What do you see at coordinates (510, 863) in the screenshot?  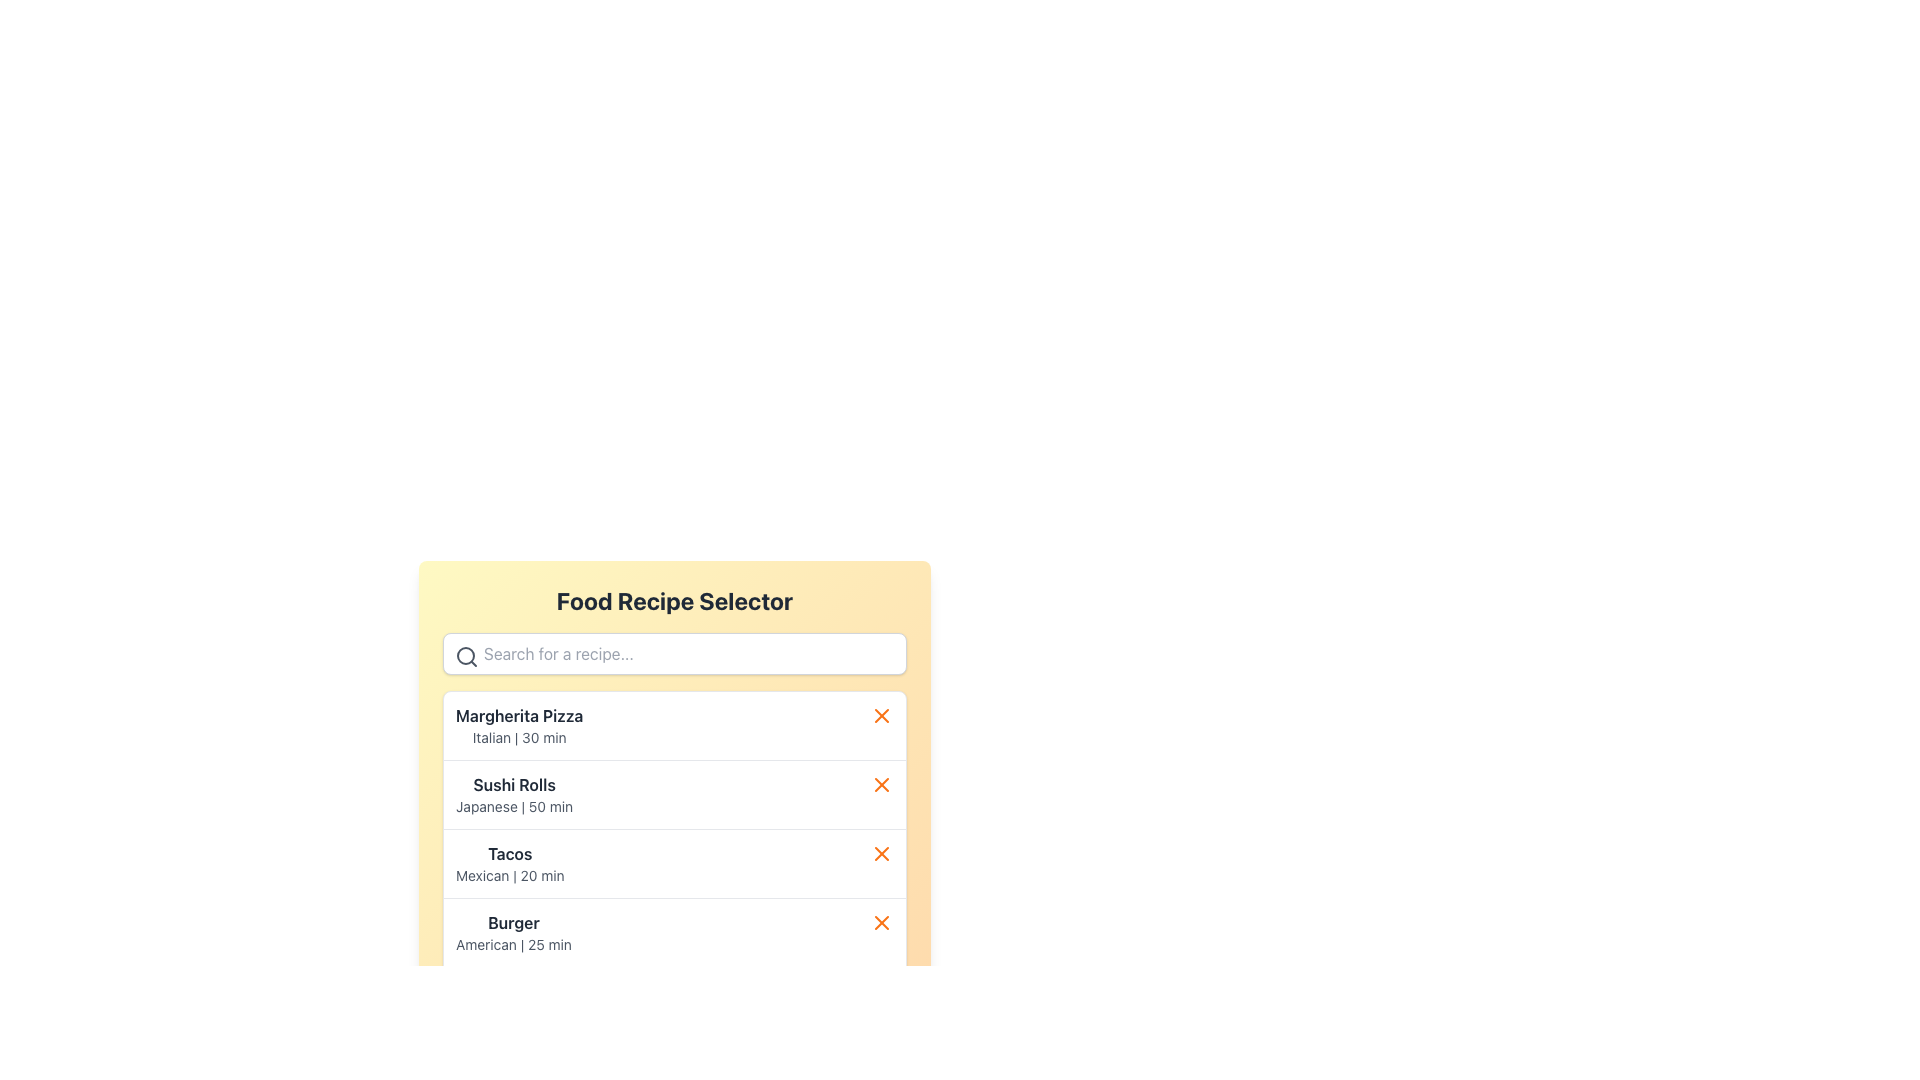 I see `the text label displaying 'Tacos' in the Food Recipe Selector section` at bounding box center [510, 863].